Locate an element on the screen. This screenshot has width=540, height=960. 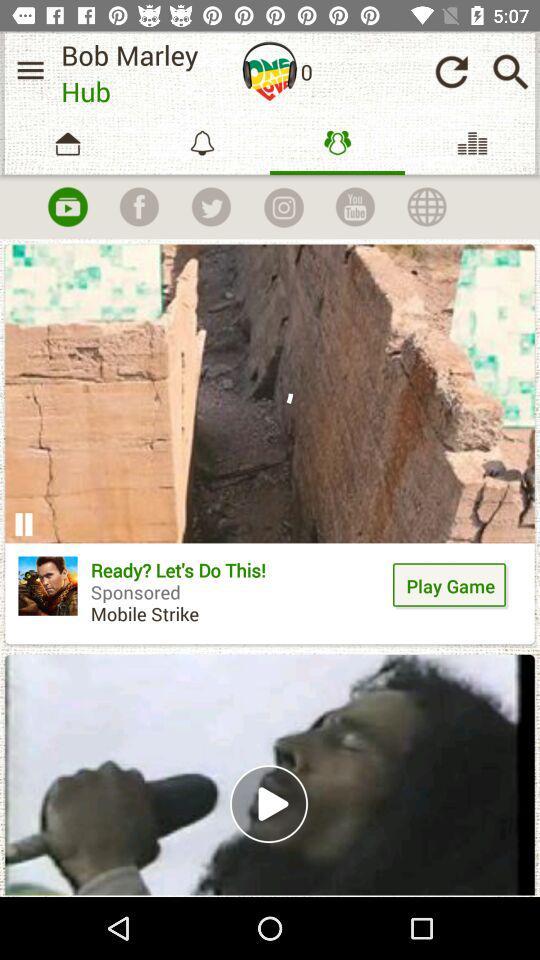
video is located at coordinates (270, 774).